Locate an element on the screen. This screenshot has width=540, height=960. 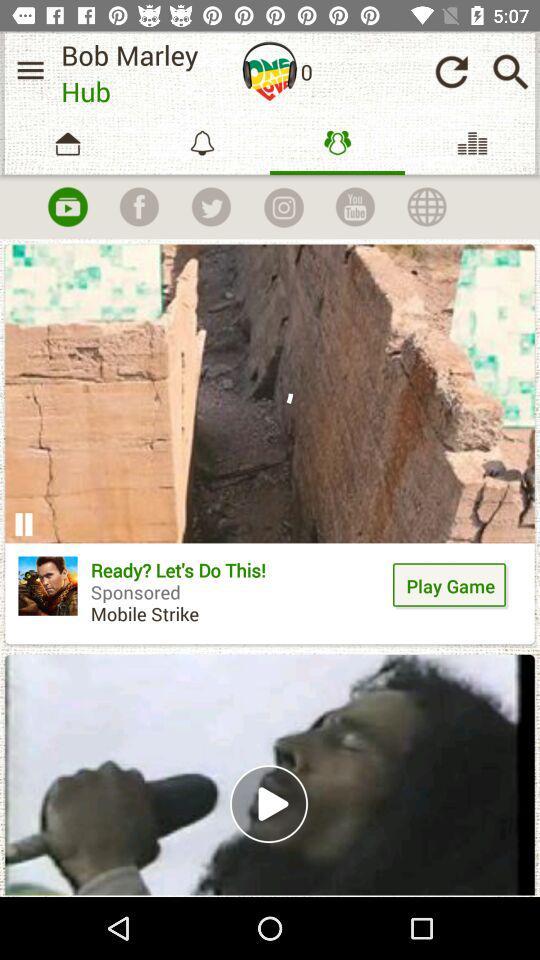
video is located at coordinates (270, 774).